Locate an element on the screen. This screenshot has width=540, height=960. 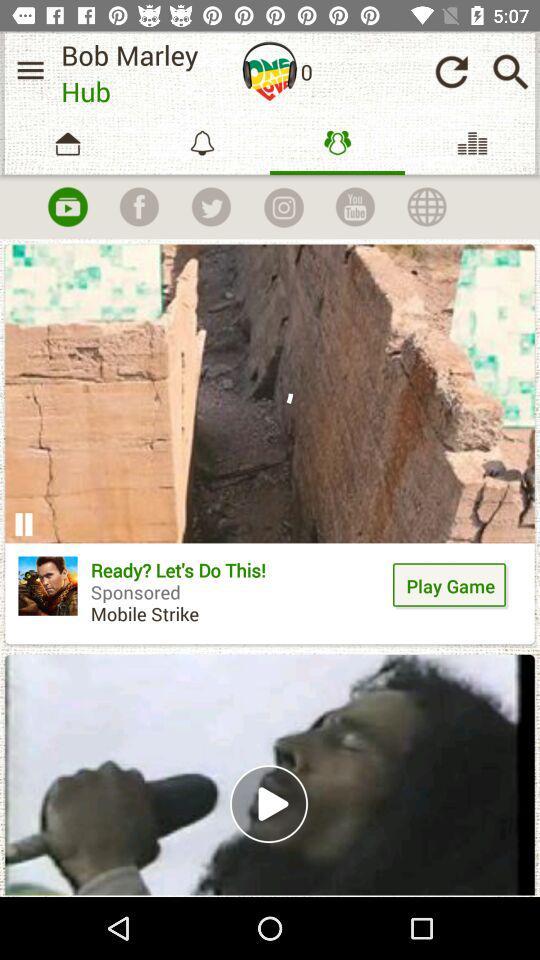
video is located at coordinates (270, 774).